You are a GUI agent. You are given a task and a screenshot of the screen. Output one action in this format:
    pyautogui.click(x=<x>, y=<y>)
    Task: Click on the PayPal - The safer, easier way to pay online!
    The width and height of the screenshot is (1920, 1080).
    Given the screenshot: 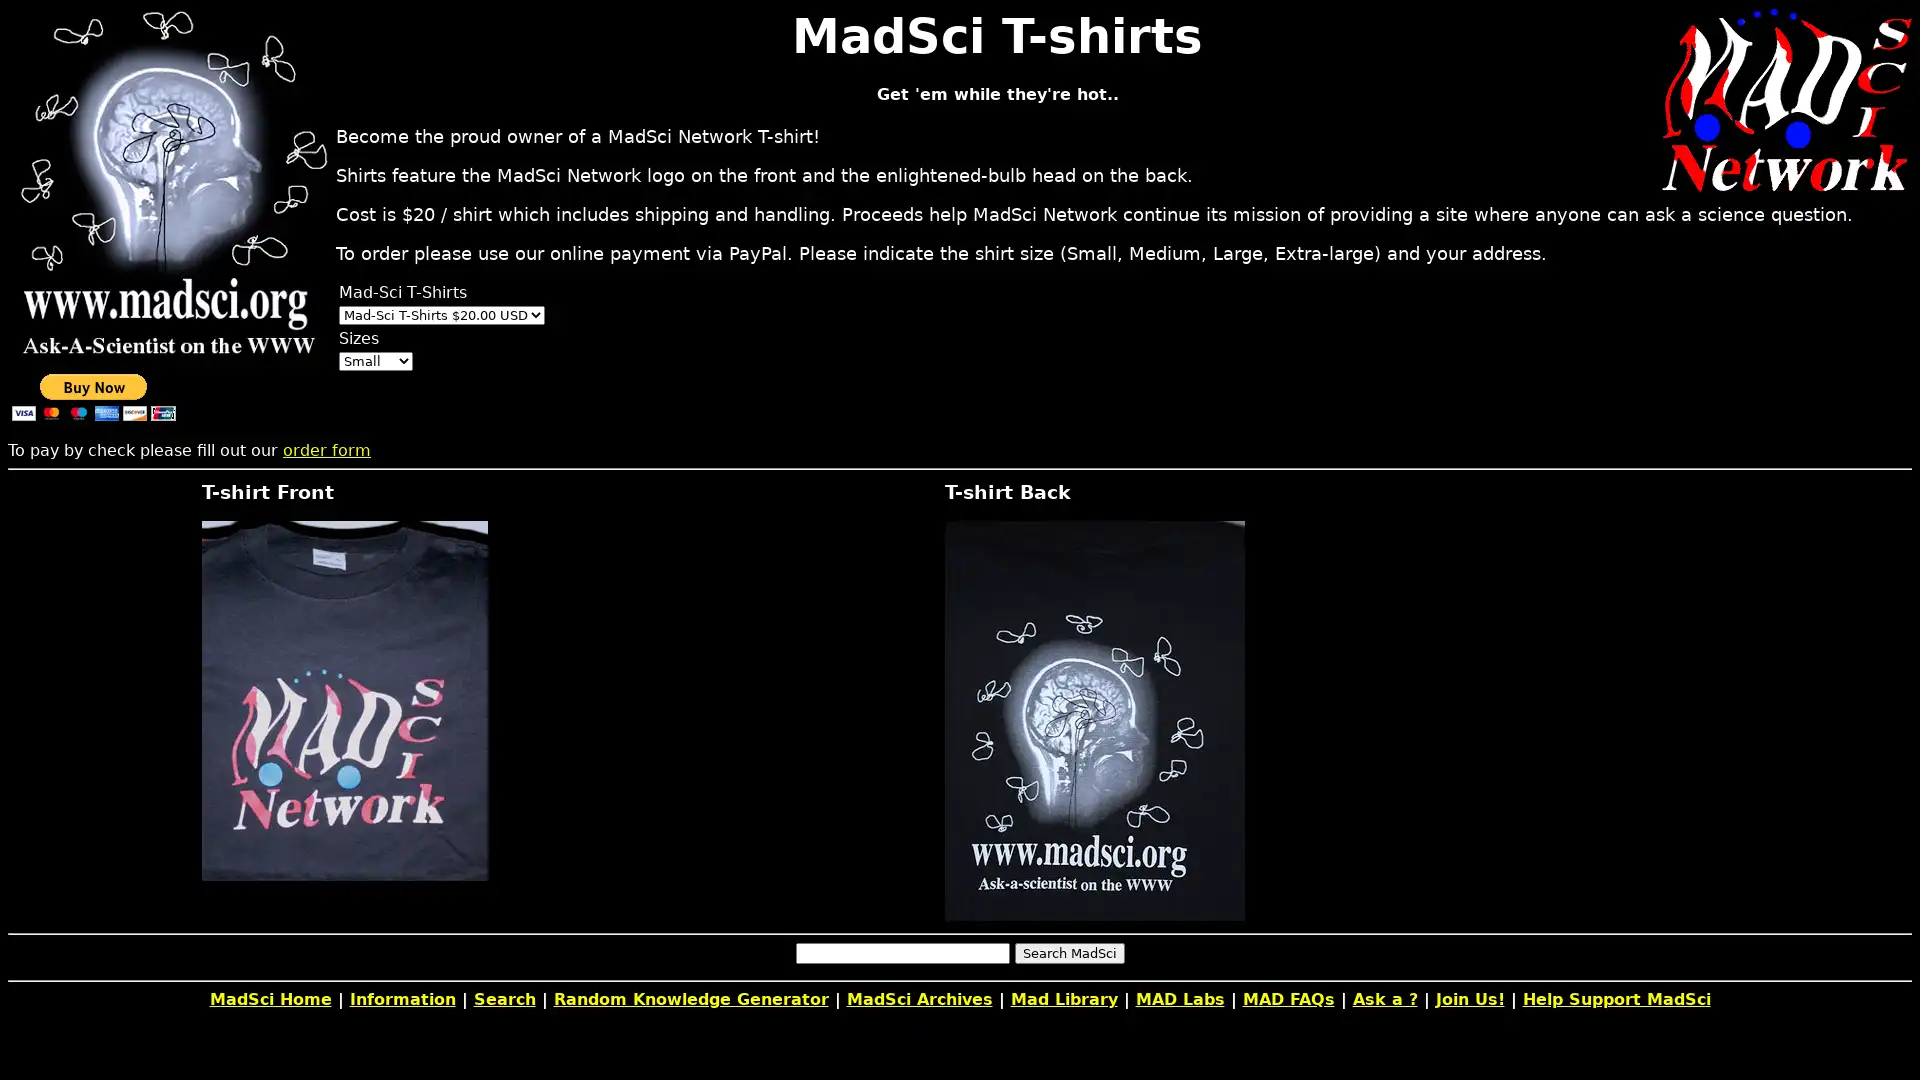 What is the action you would take?
    pyautogui.click(x=92, y=396)
    